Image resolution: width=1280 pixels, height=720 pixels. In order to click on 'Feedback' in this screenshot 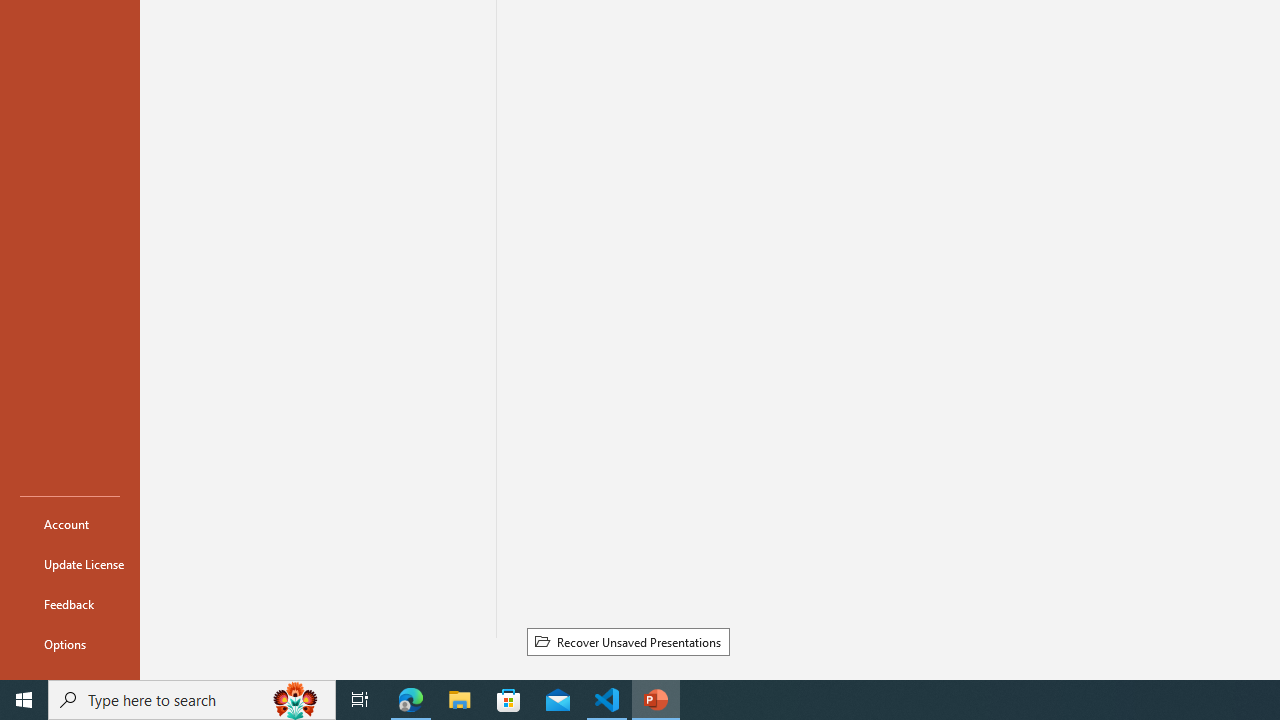, I will do `click(69, 603)`.